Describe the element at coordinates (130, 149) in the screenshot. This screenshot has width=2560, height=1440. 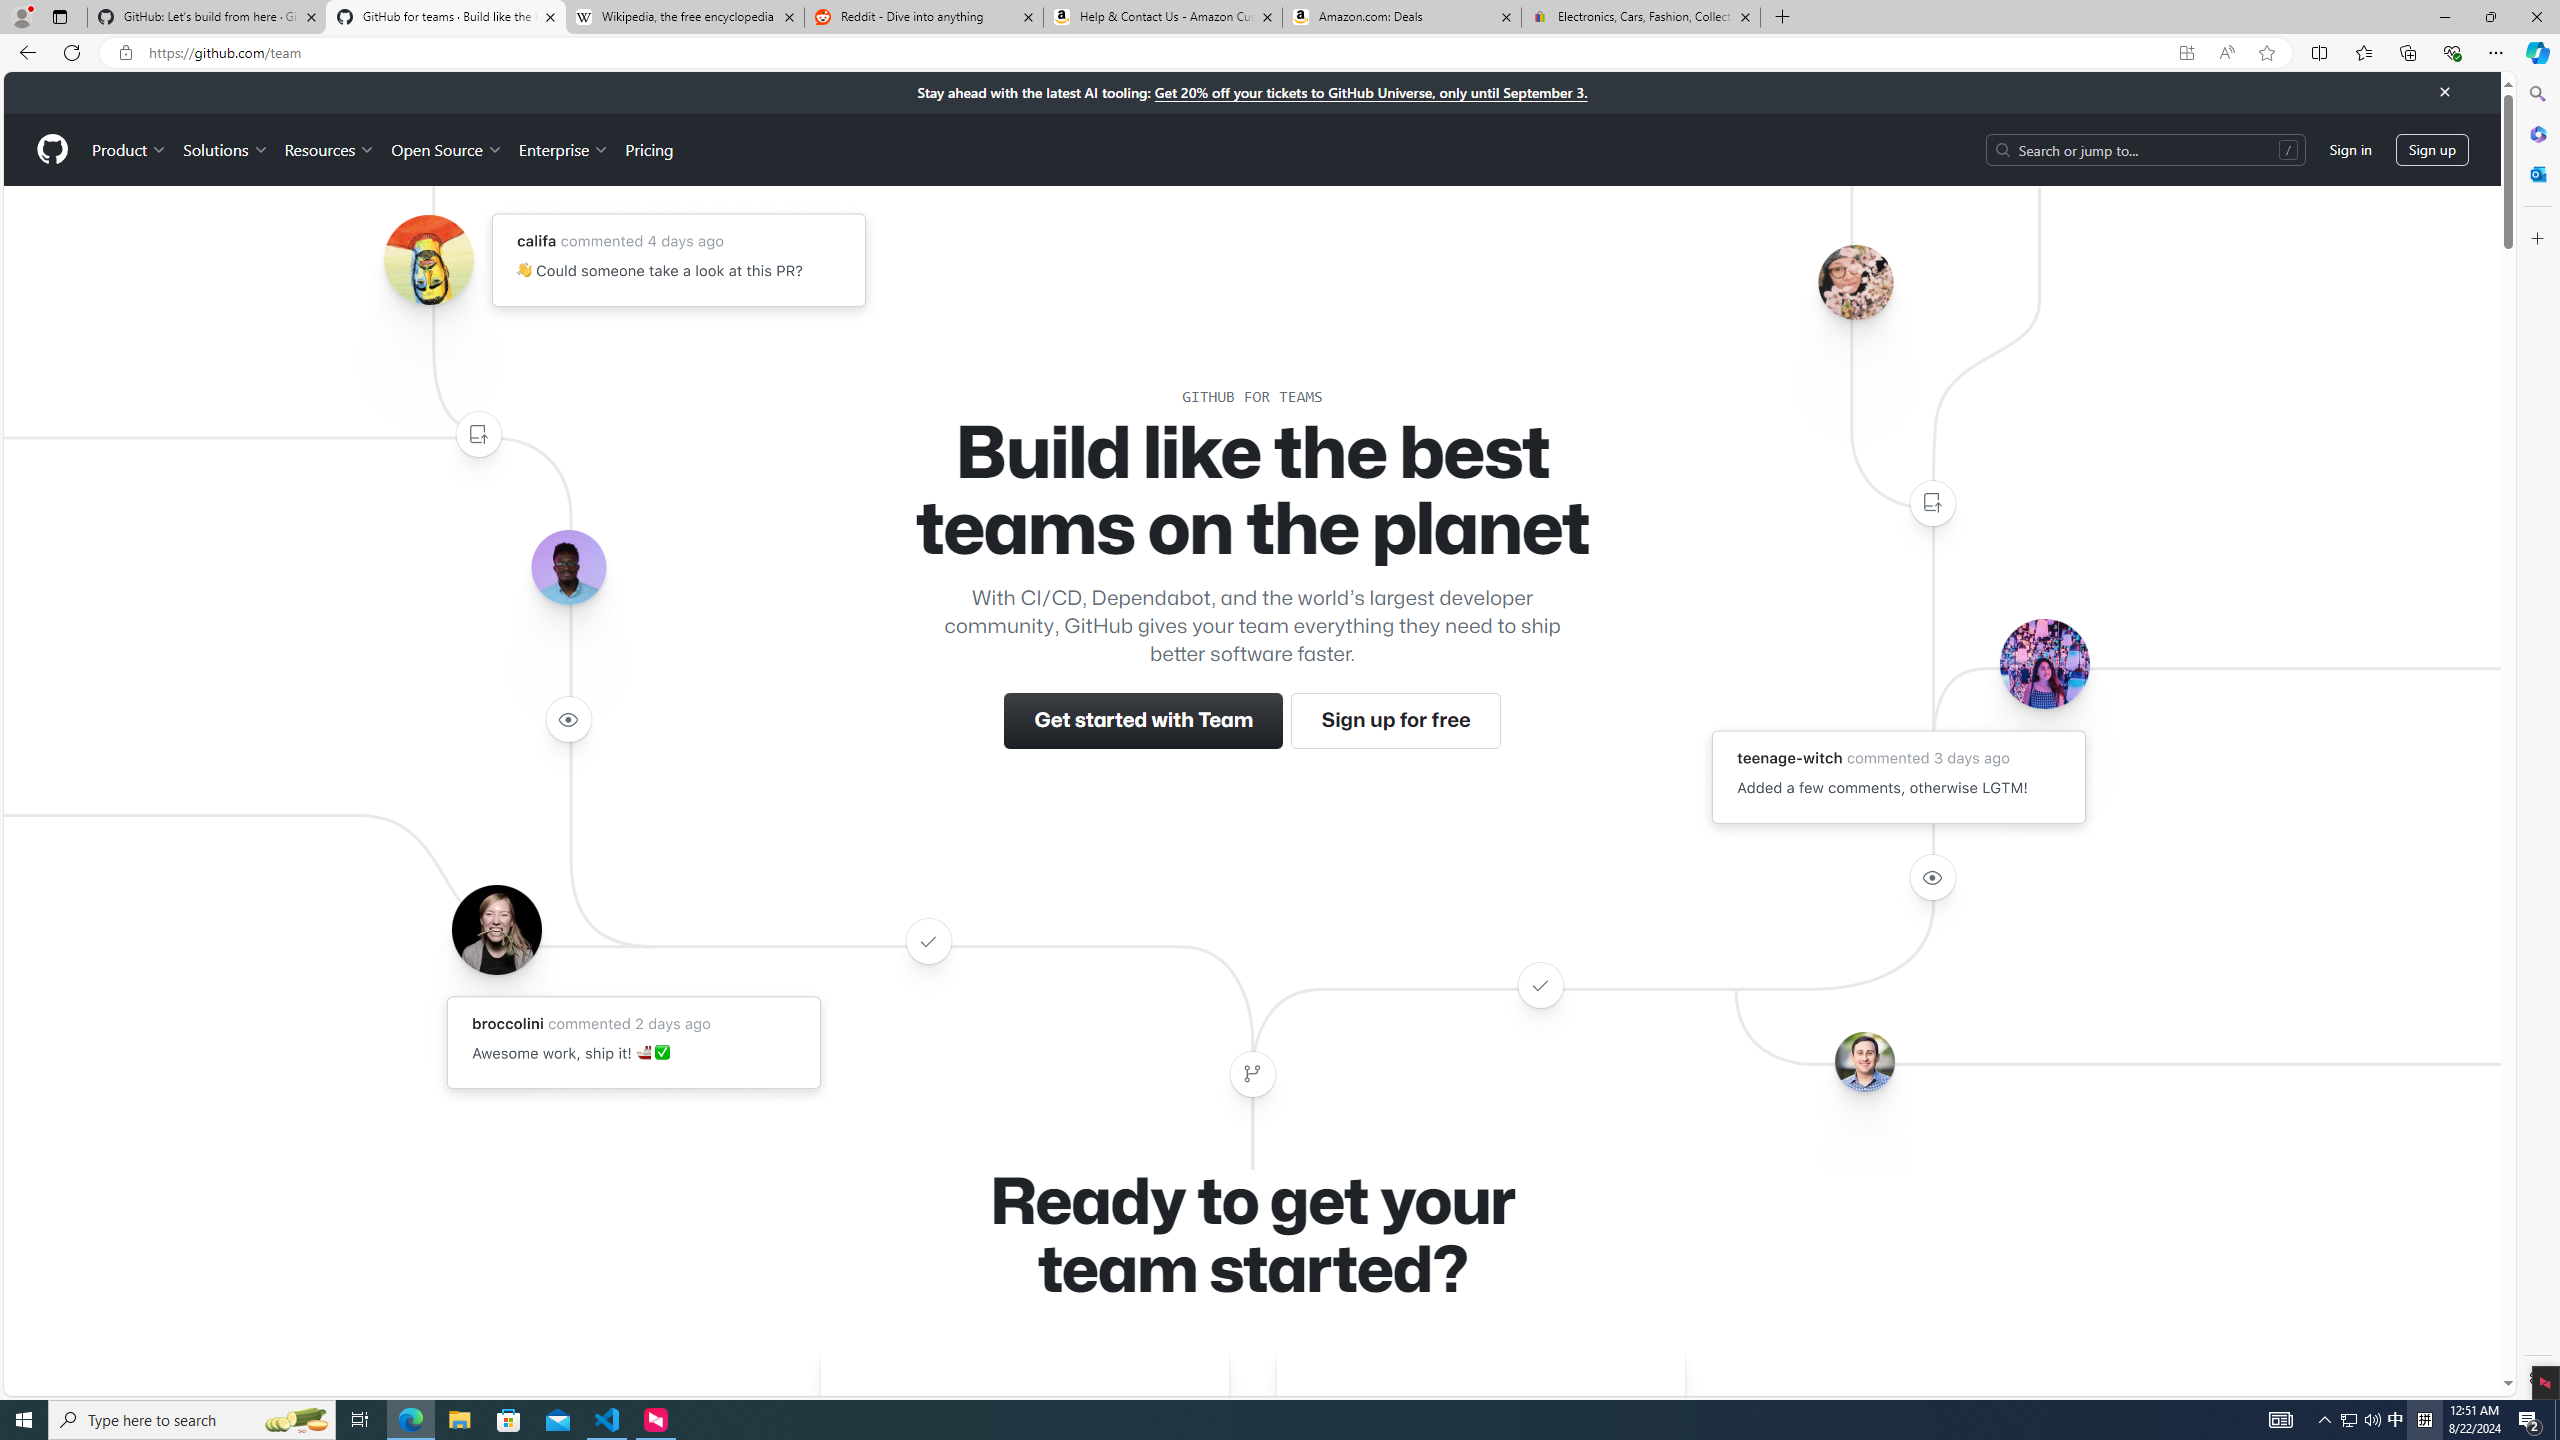
I see `'Product'` at that location.